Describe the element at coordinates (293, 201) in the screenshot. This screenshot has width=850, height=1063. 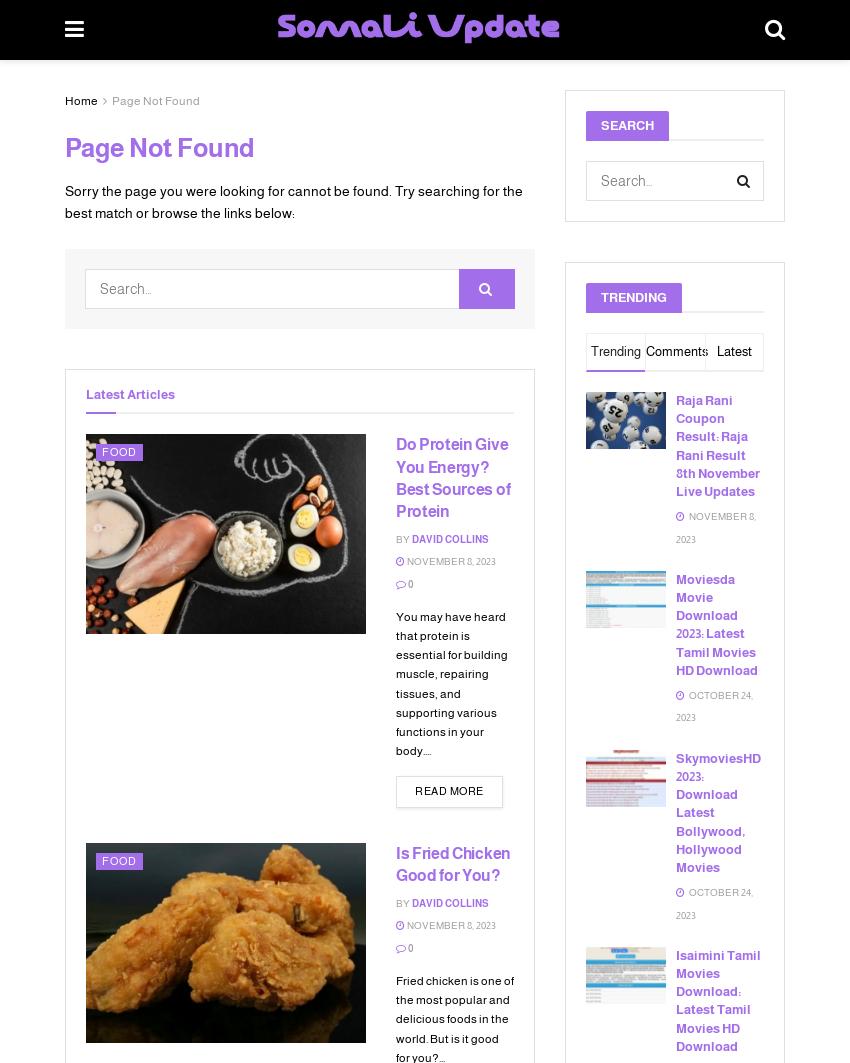
I see `'Sorry the page you were looking for cannot be found. Try searching for the best match or browse the links below:'` at that location.